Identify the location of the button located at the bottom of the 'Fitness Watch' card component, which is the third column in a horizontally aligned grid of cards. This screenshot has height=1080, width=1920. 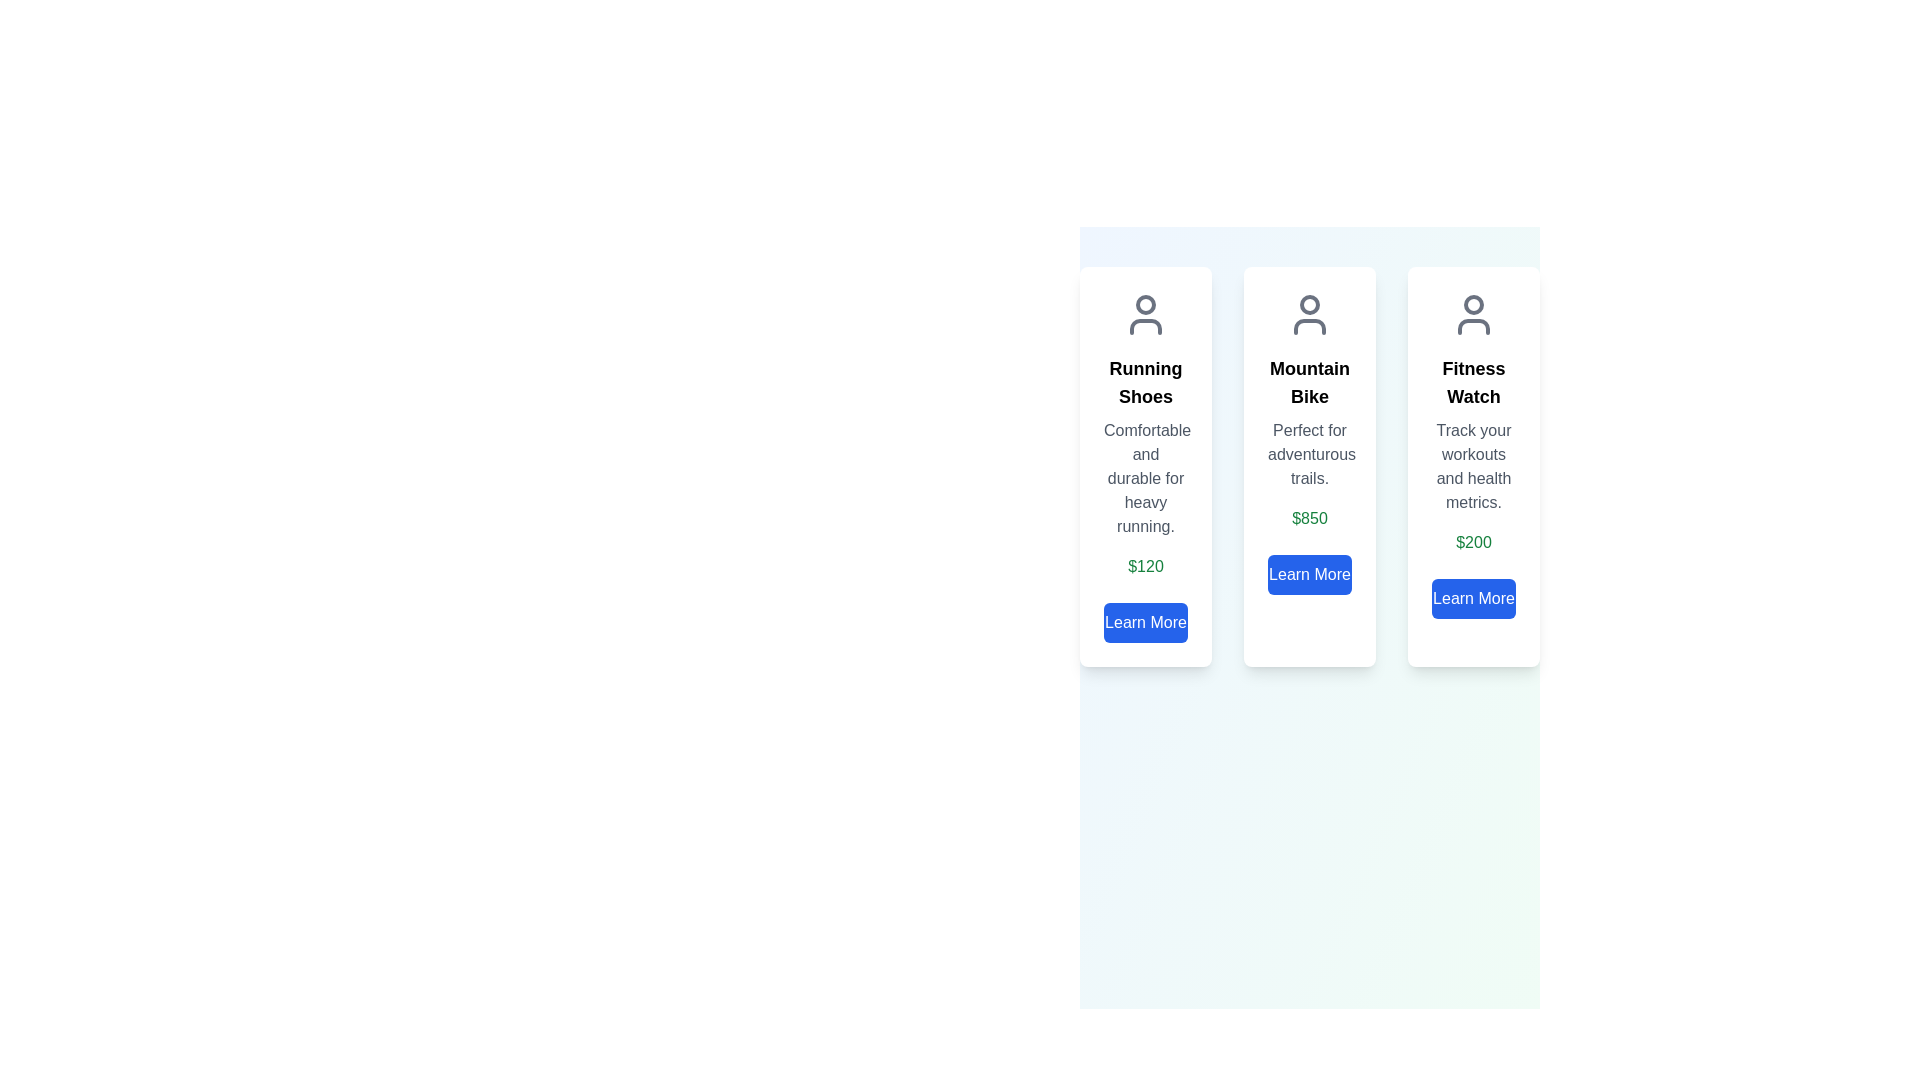
(1473, 597).